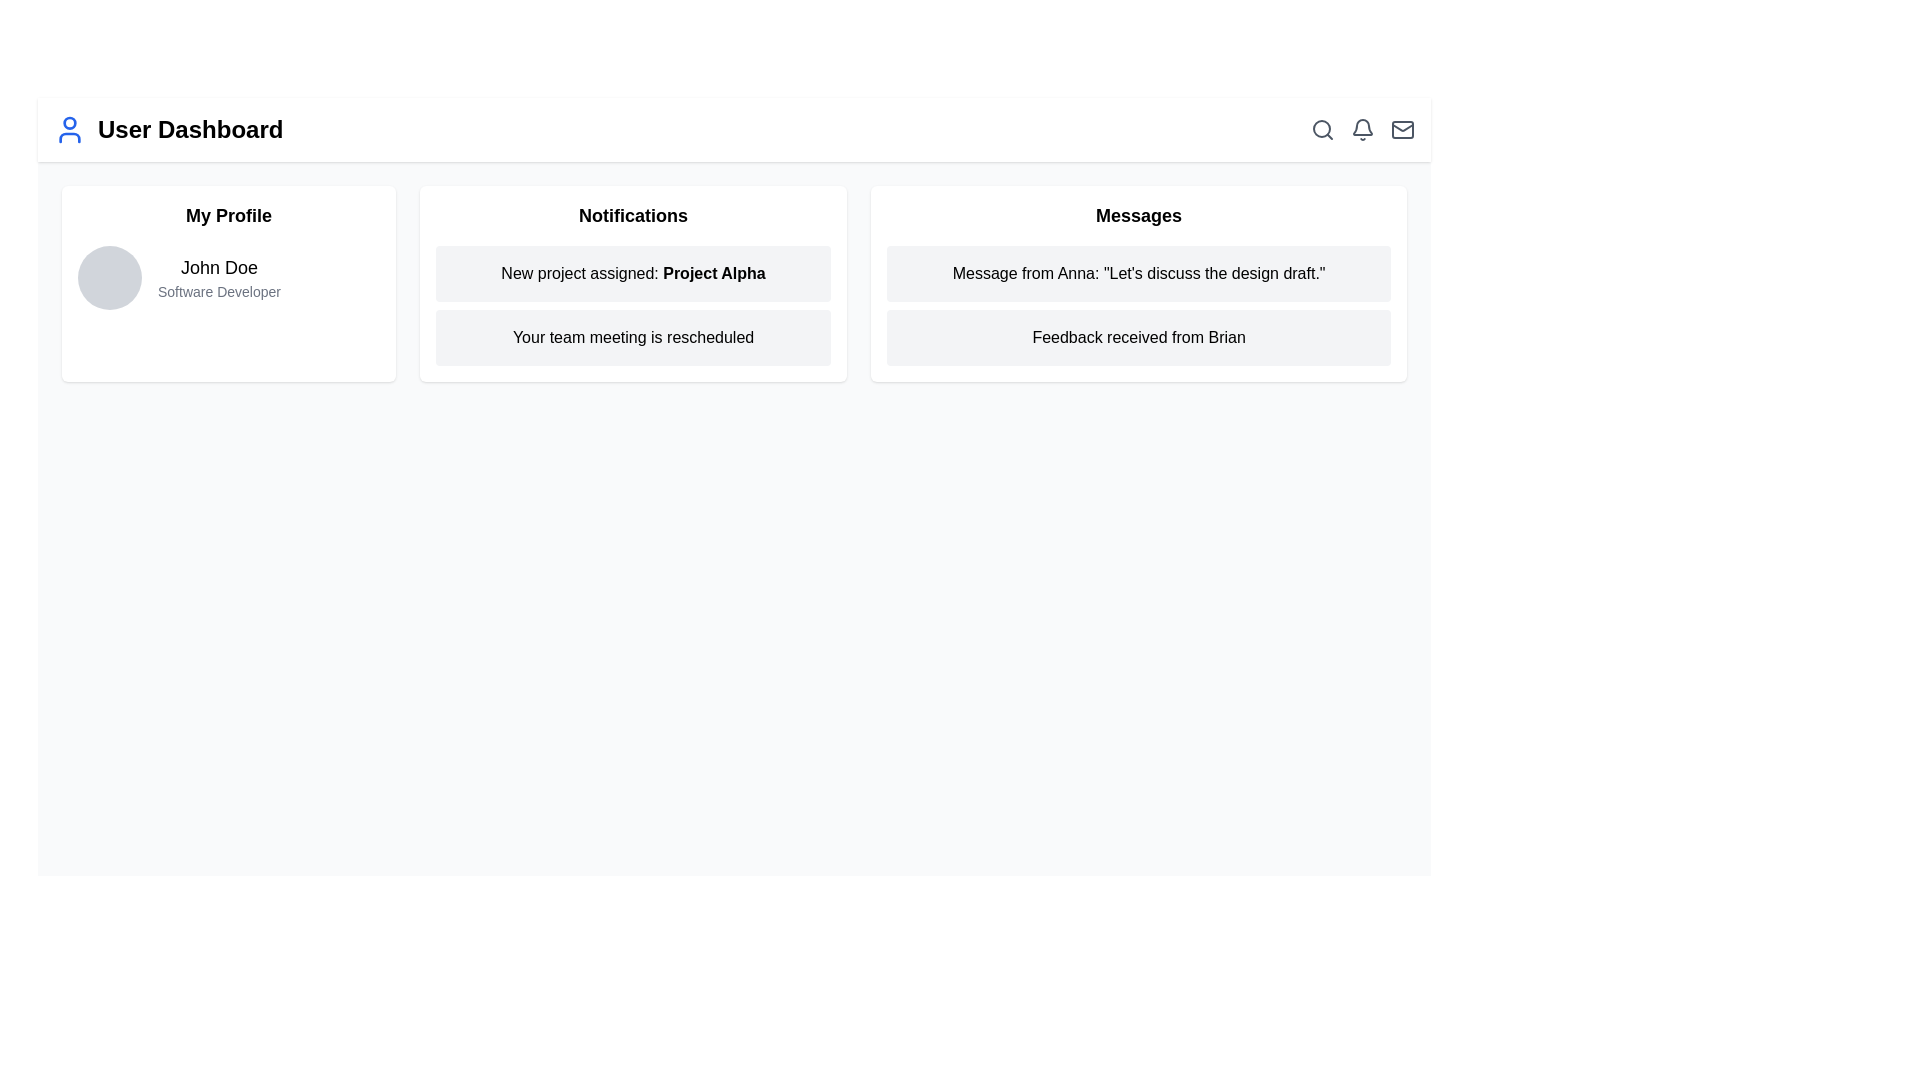  I want to click on the user profile icon, which is a blue circular head with a half-circle below it, located to the left of the 'User Dashboard' text in the header section, so click(70, 130).